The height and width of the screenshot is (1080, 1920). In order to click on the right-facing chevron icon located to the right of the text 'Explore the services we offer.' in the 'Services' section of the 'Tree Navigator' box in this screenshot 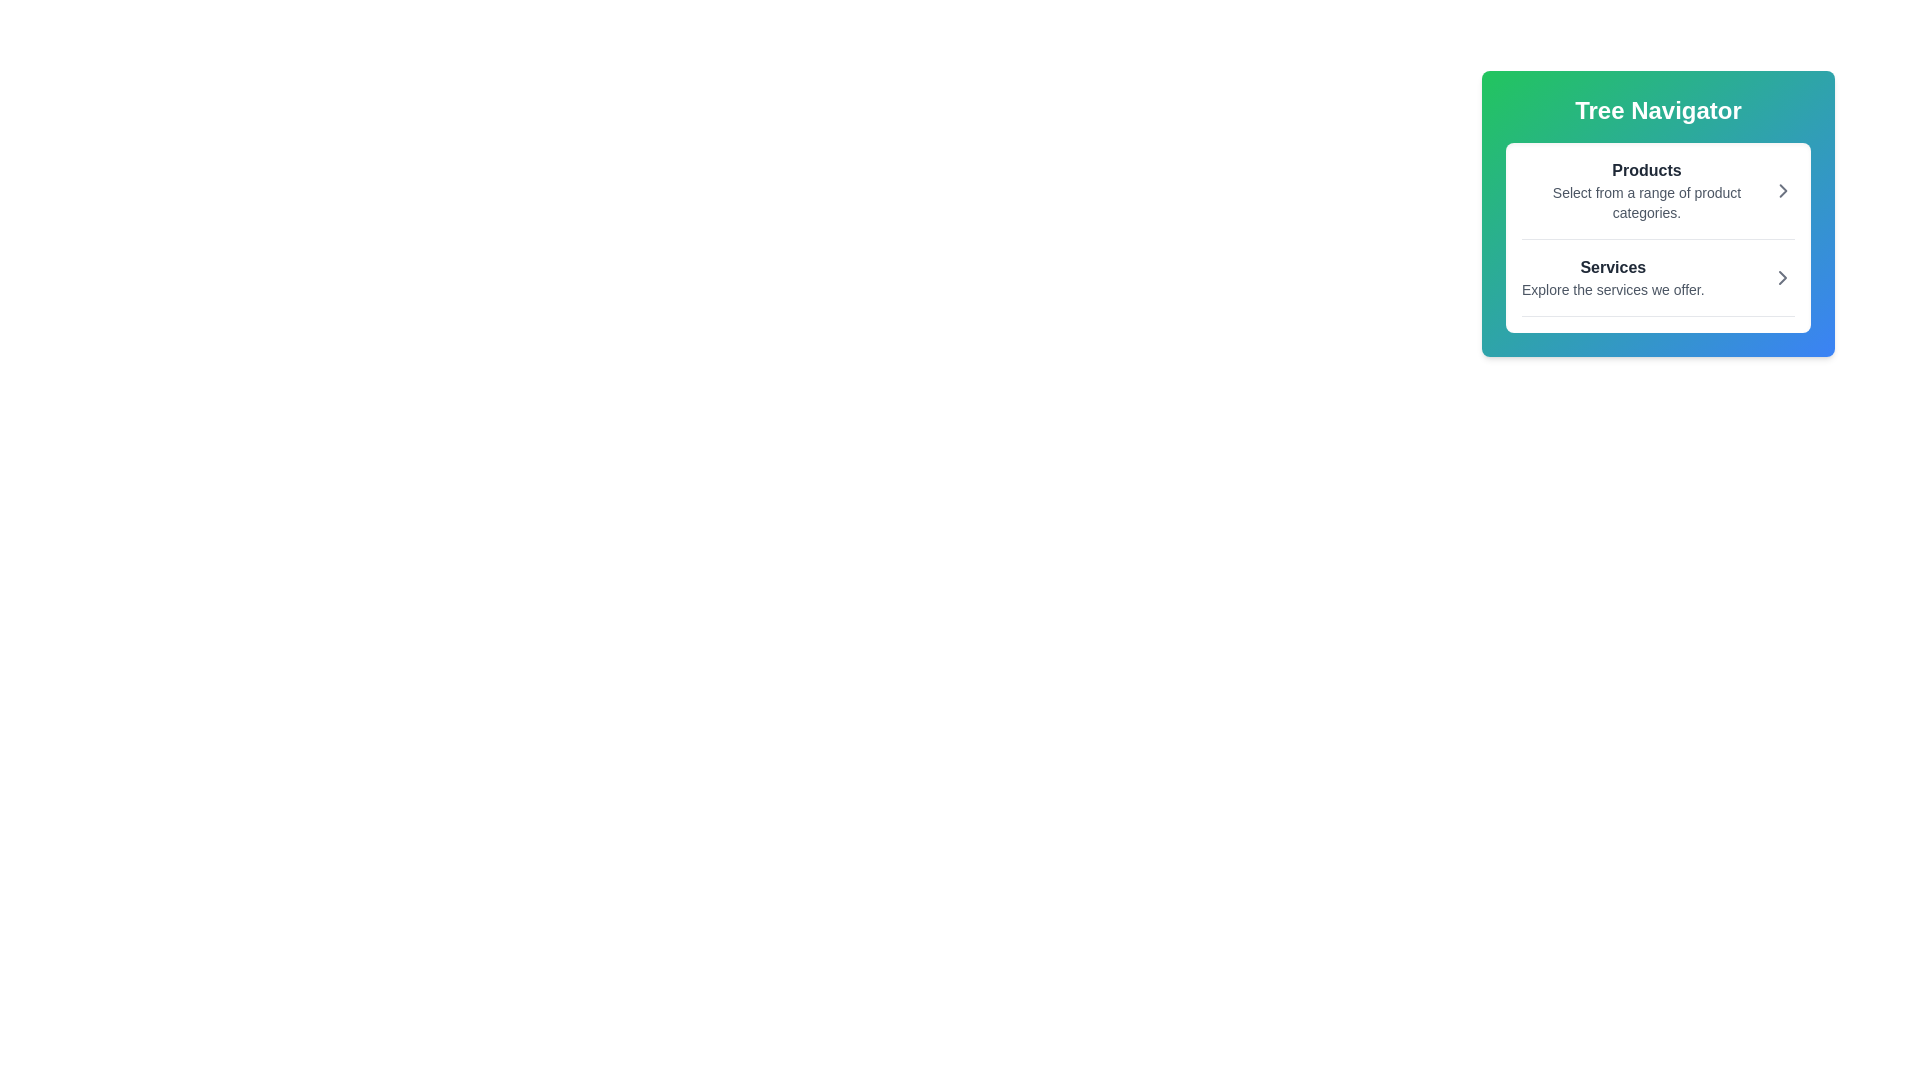, I will do `click(1782, 277)`.